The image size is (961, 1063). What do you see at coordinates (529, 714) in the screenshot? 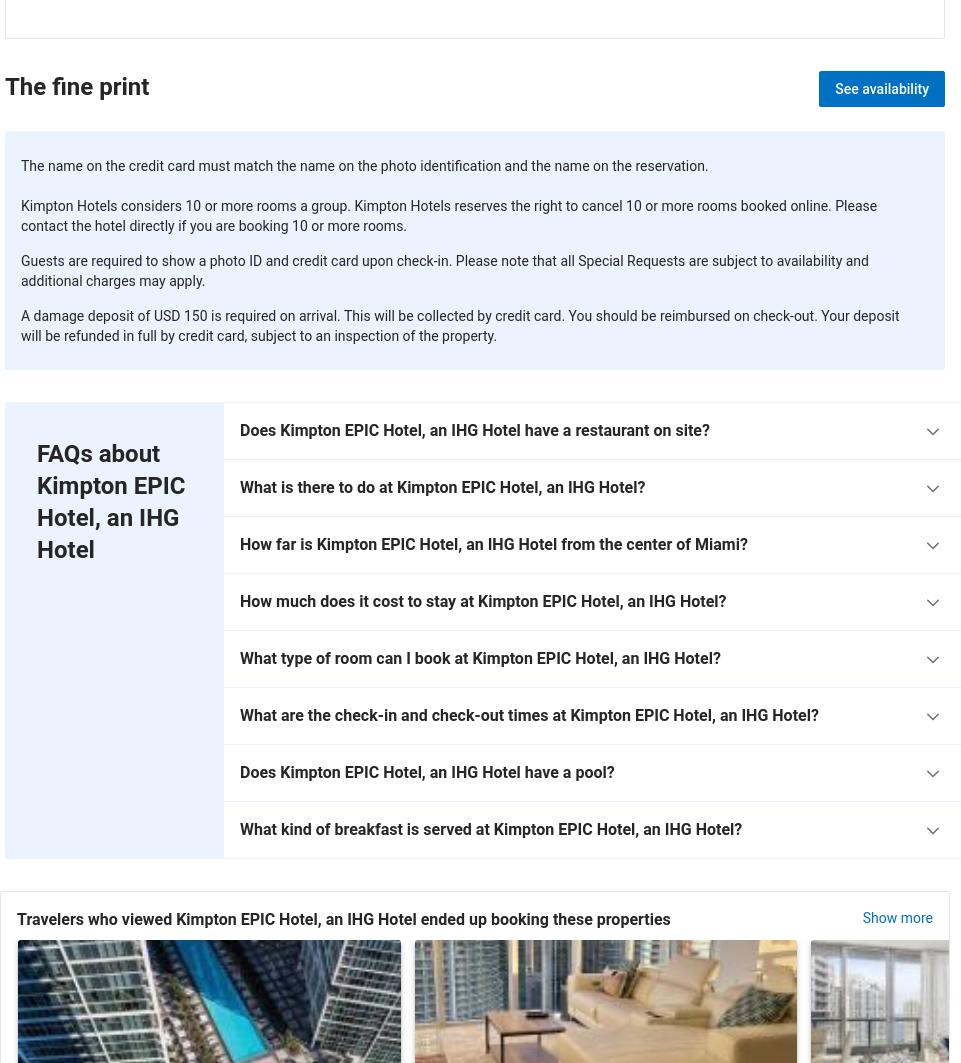
I see `'What are the check-in and check-out times at Kimpton EPIC Hotel, an IHG Hotel?'` at bounding box center [529, 714].